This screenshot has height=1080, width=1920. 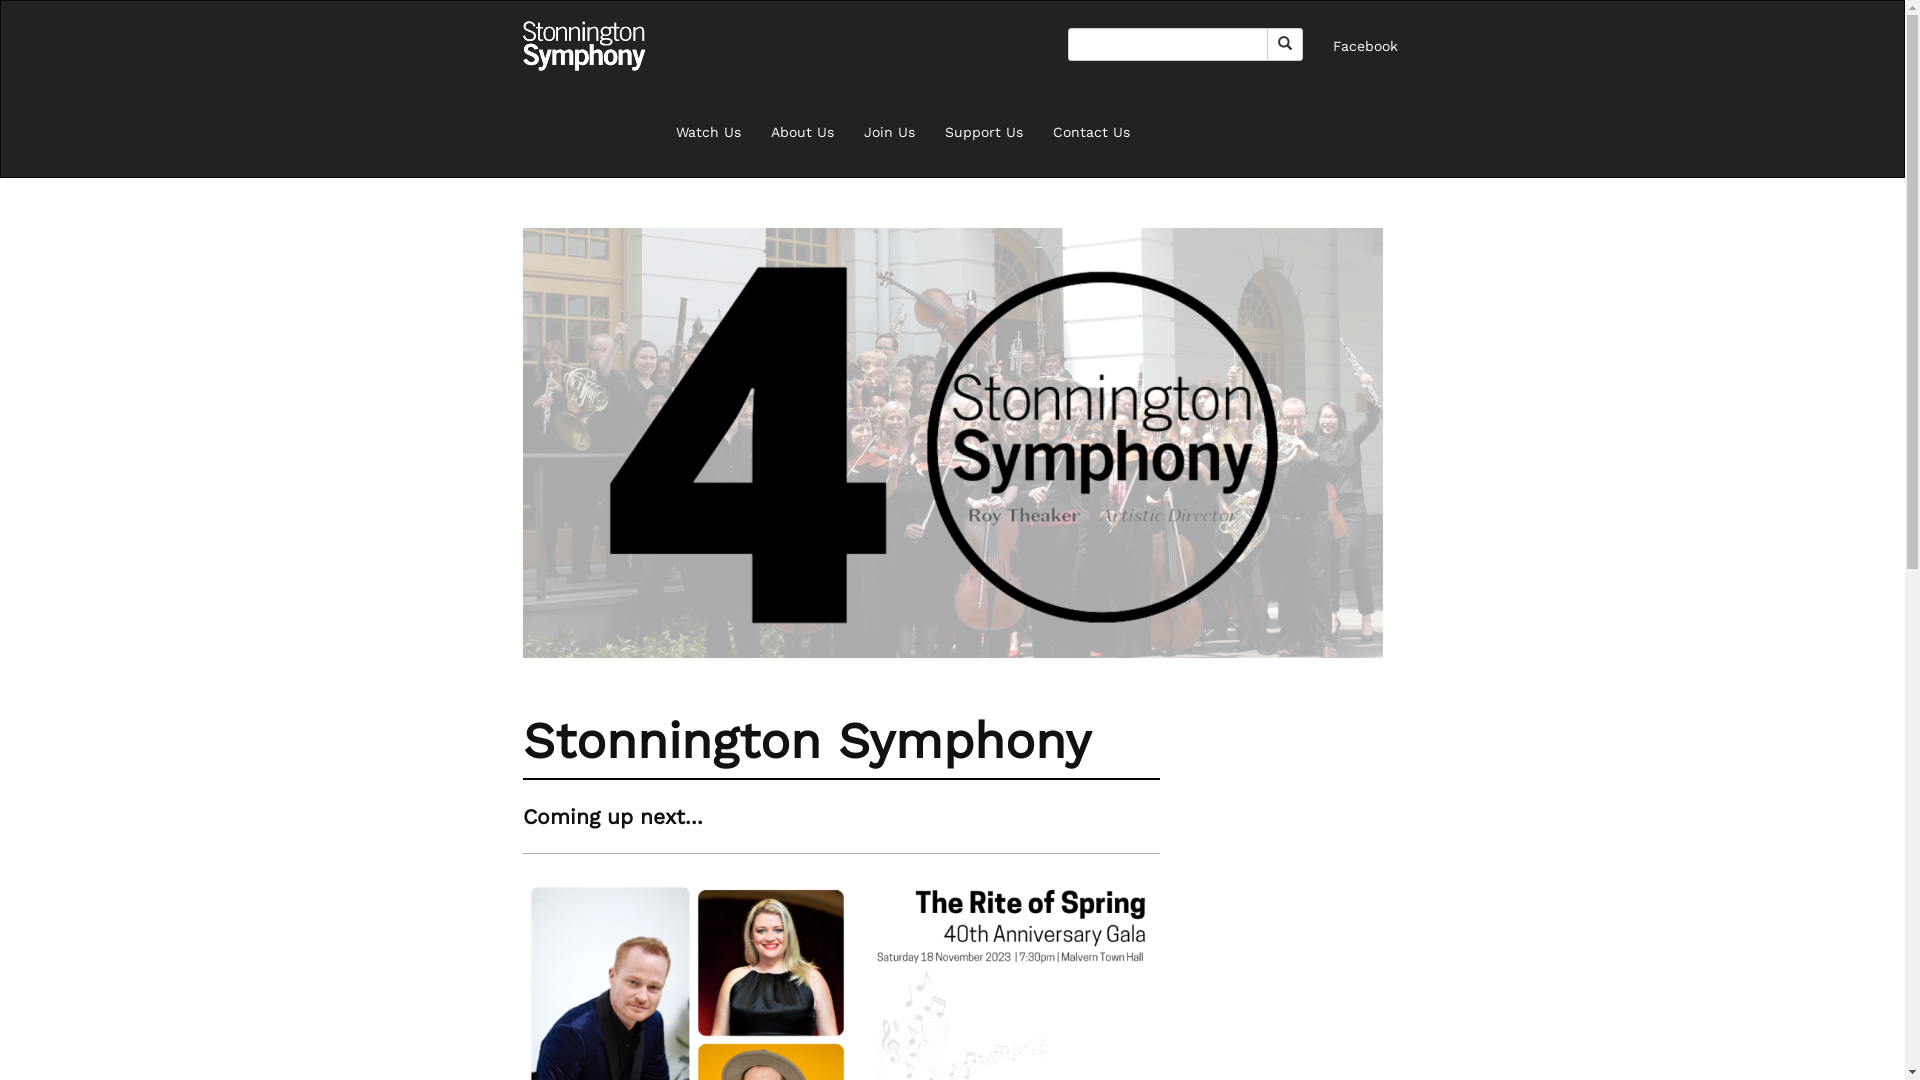 I want to click on 'Stonnington Symphony', so click(x=522, y=45).